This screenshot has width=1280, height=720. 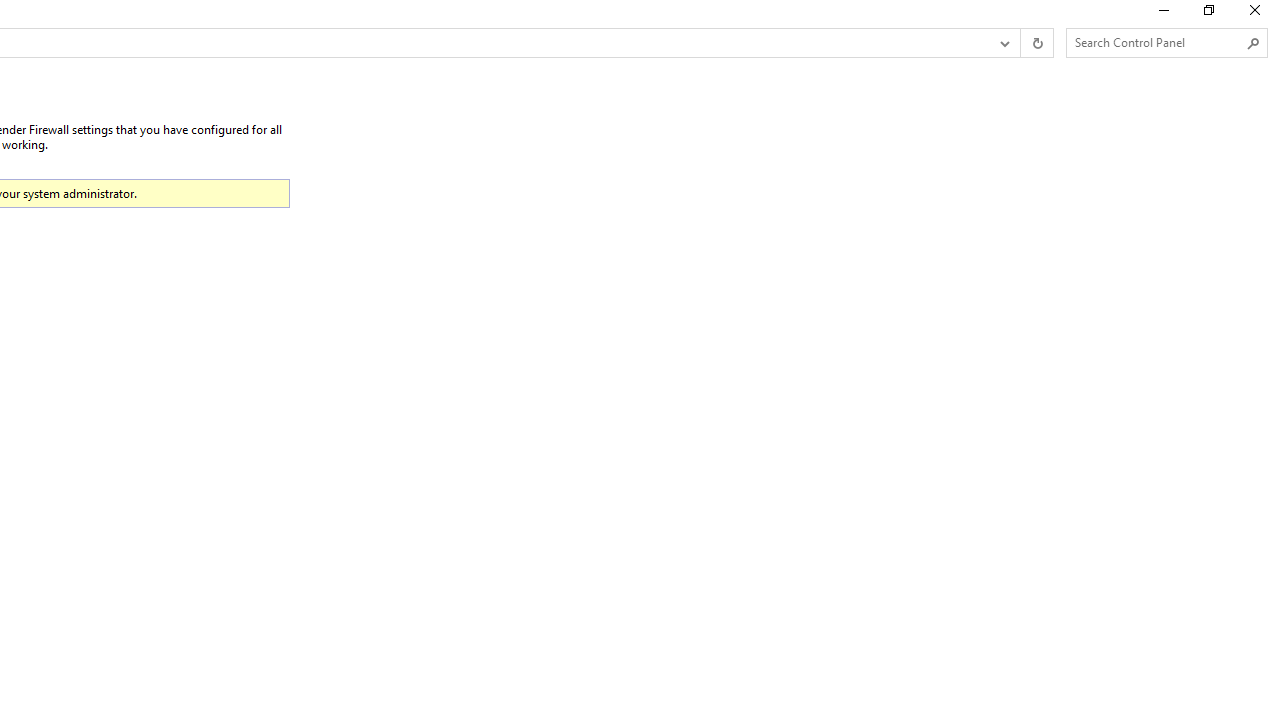 I want to click on 'Restore', so click(x=1207, y=15).